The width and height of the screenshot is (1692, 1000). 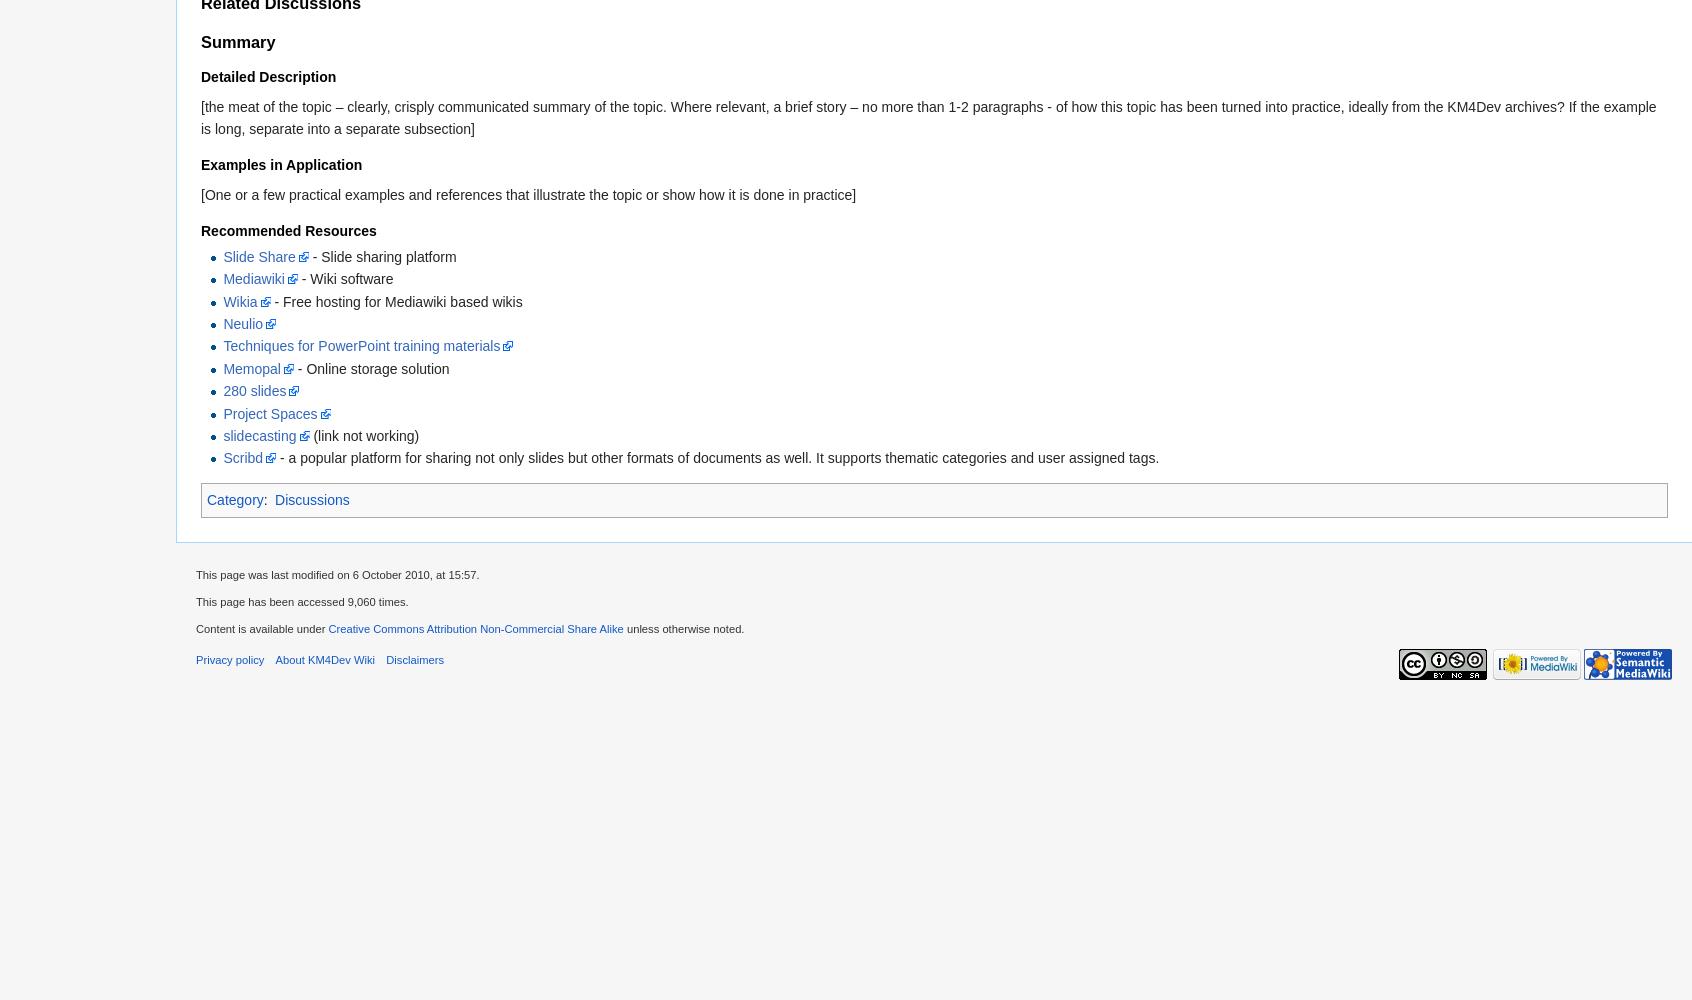 I want to click on 'Detailed Description', so click(x=200, y=76).